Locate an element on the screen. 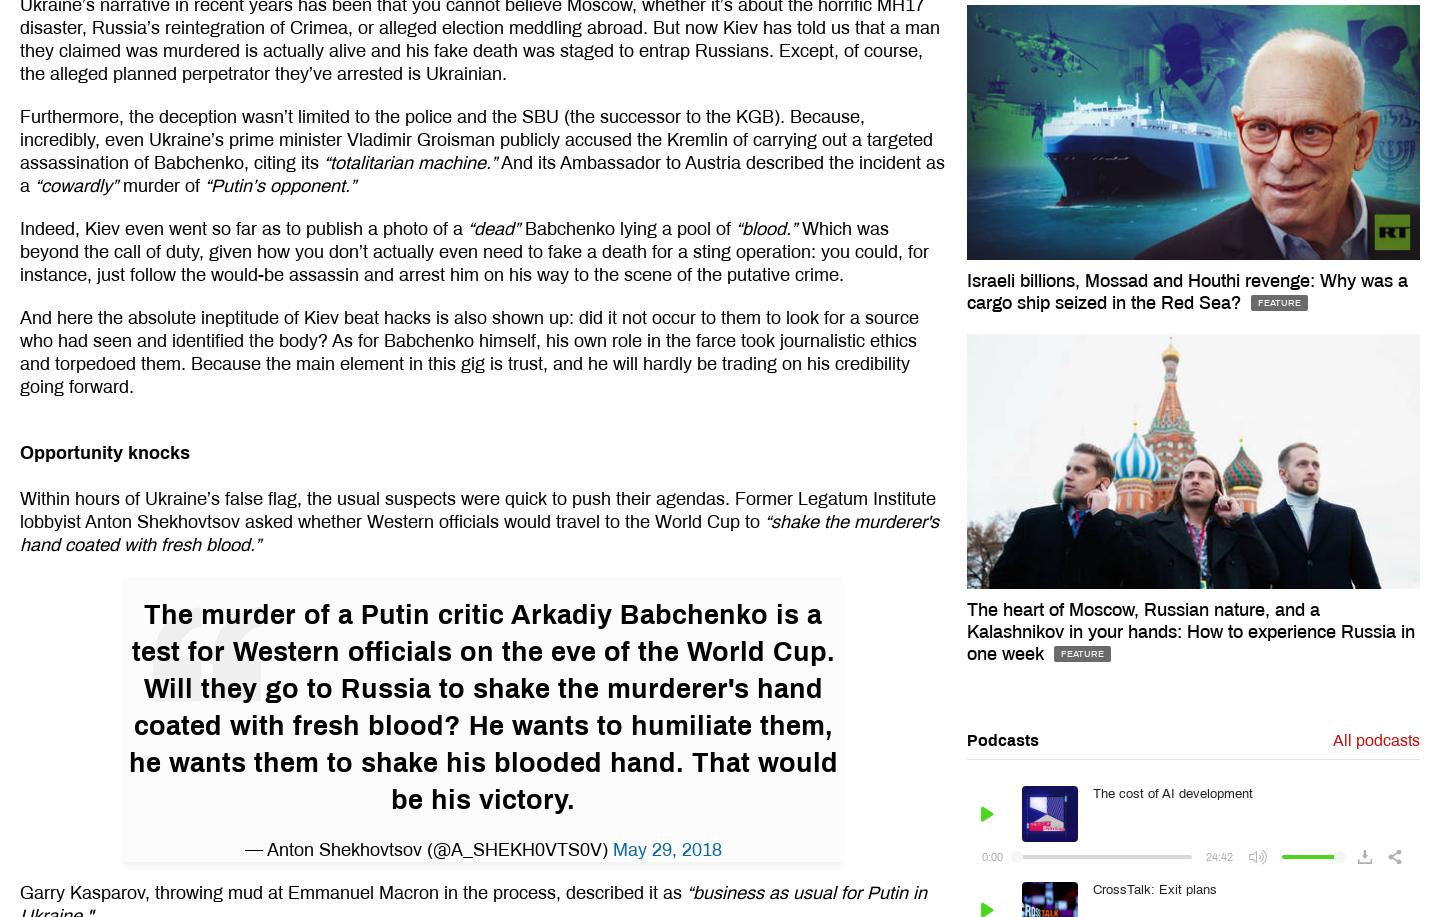 The height and width of the screenshot is (917, 1440). 'Israeli billions, Mossad and Houthi revenge: Why was a cargo ship seized in the Red Sea?' is located at coordinates (1186, 291).